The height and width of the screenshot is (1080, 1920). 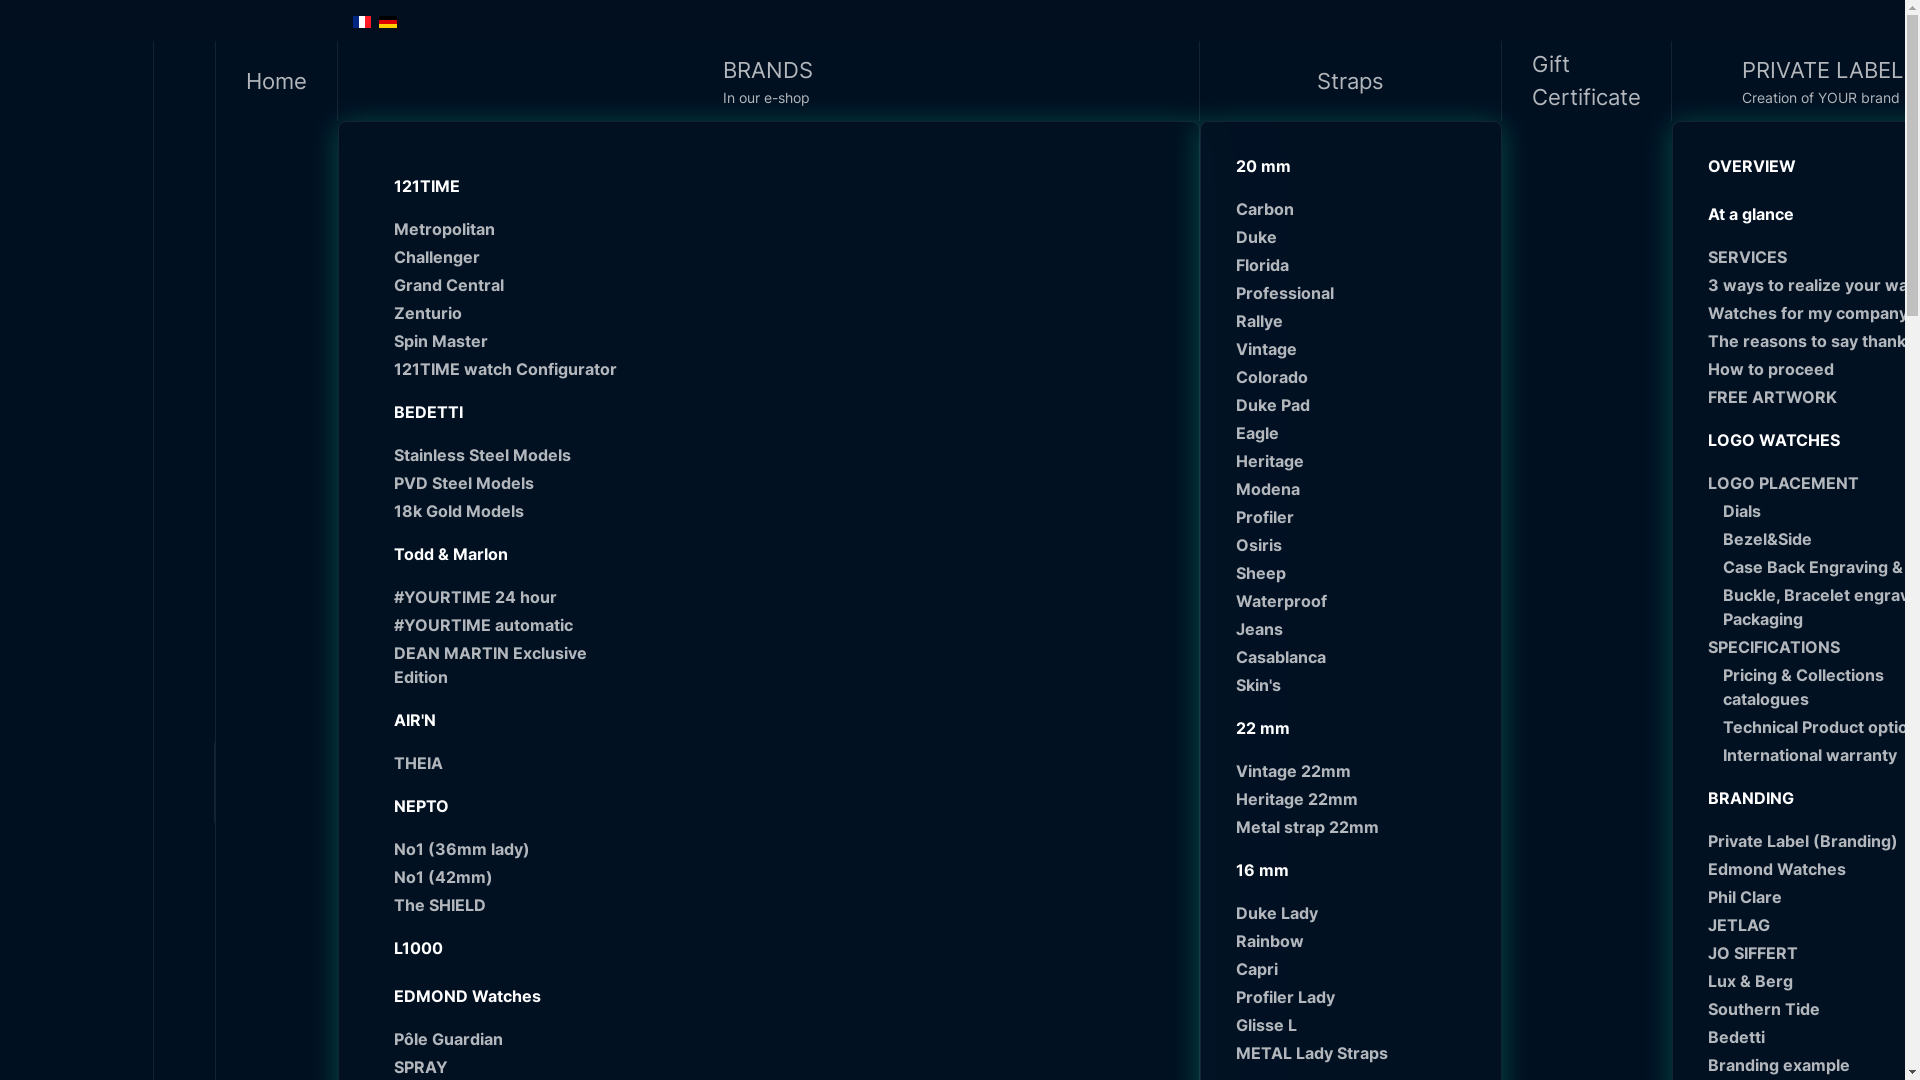 What do you see at coordinates (506, 623) in the screenshot?
I see `'#YOURTIME automatic'` at bounding box center [506, 623].